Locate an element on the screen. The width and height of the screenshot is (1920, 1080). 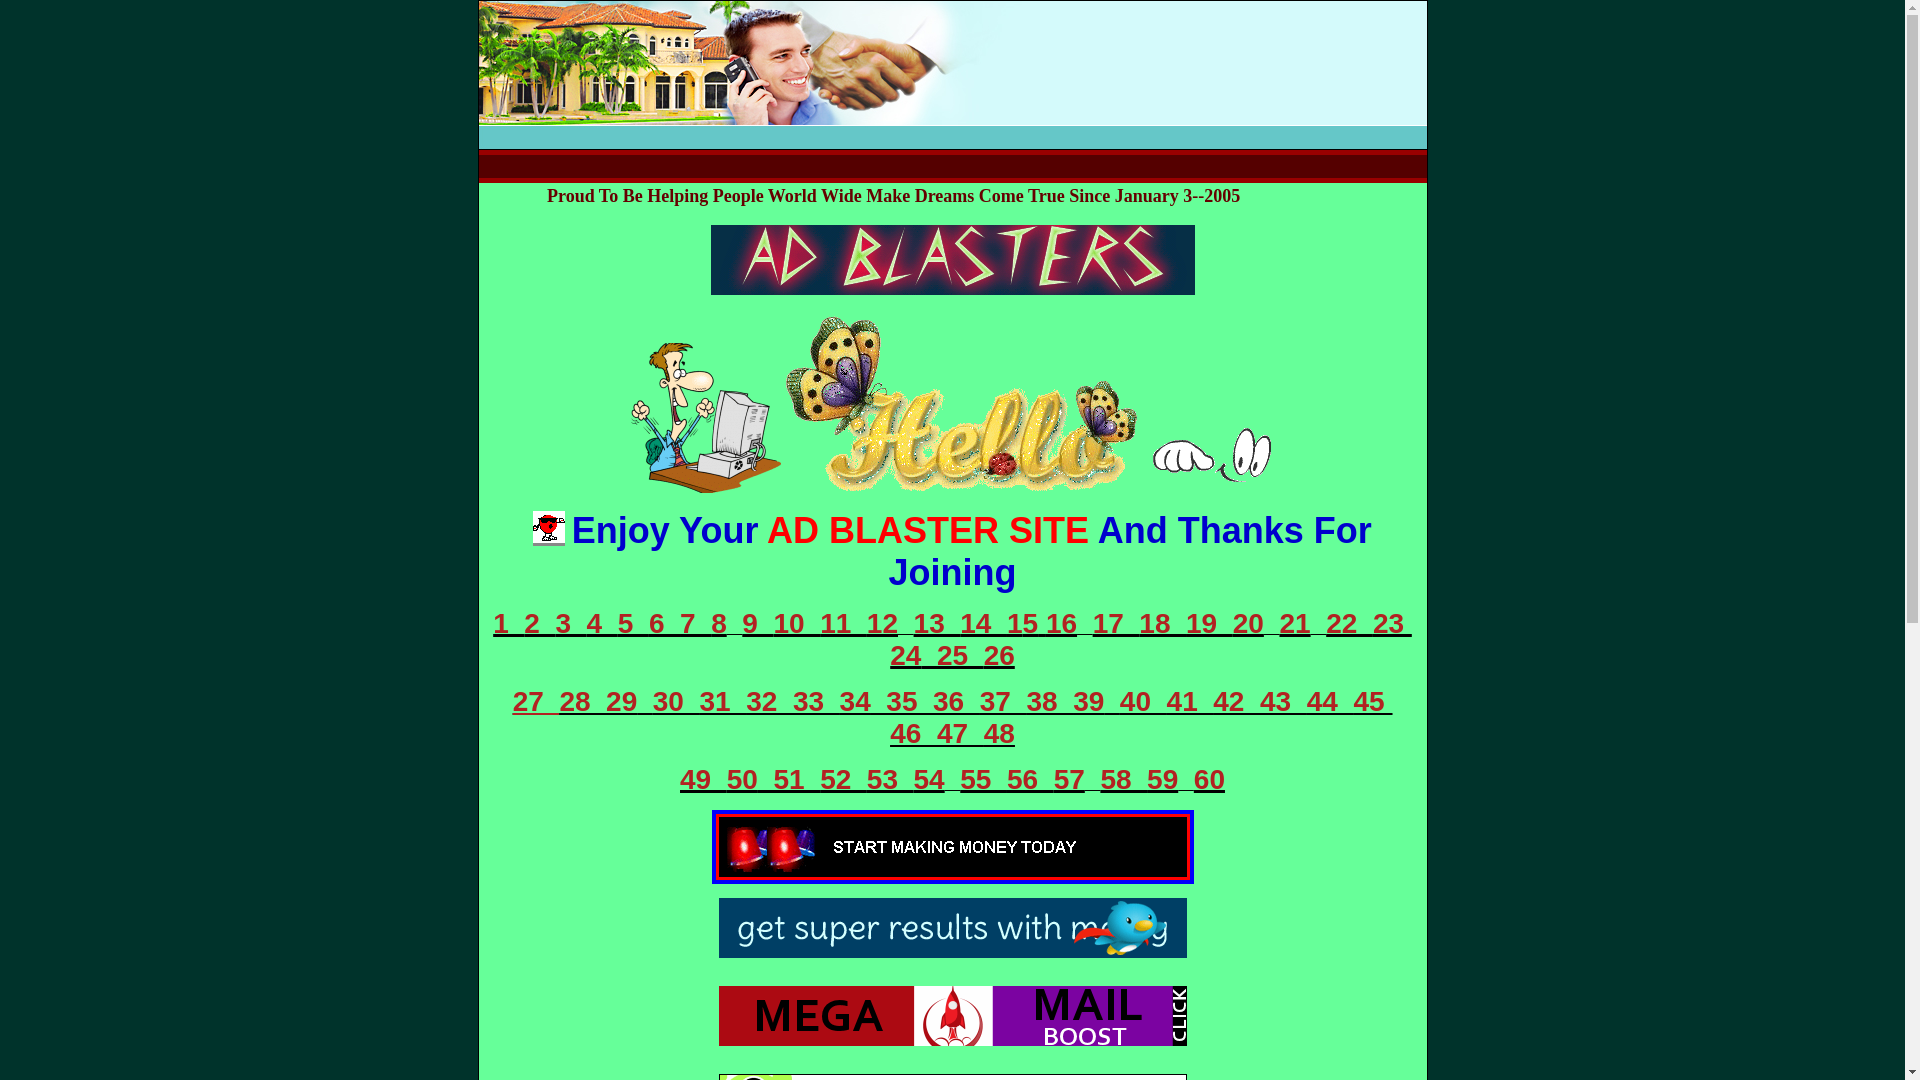
'36 ' is located at coordinates (955, 700).